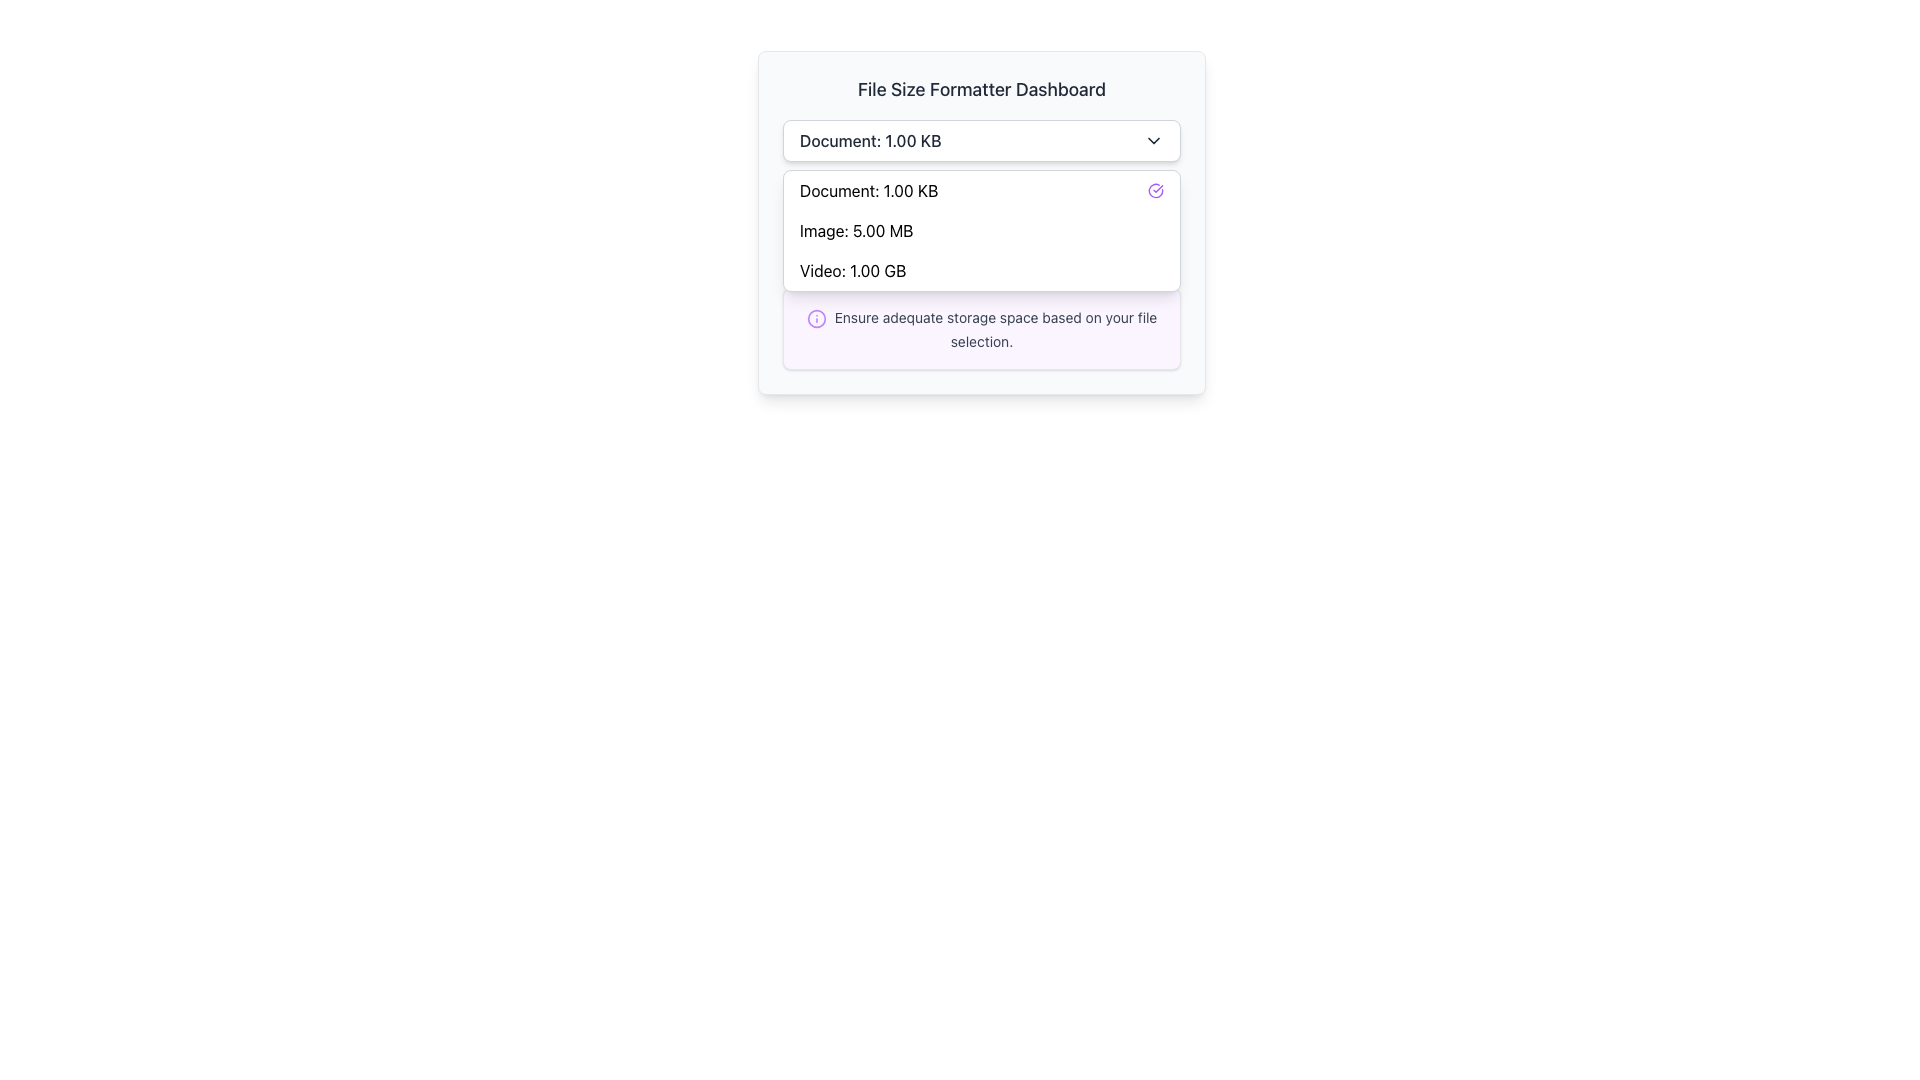  What do you see at coordinates (982, 140) in the screenshot?
I see `the Dropdown menu located centrally within the 'File Size Formatter Dashboard' card` at bounding box center [982, 140].